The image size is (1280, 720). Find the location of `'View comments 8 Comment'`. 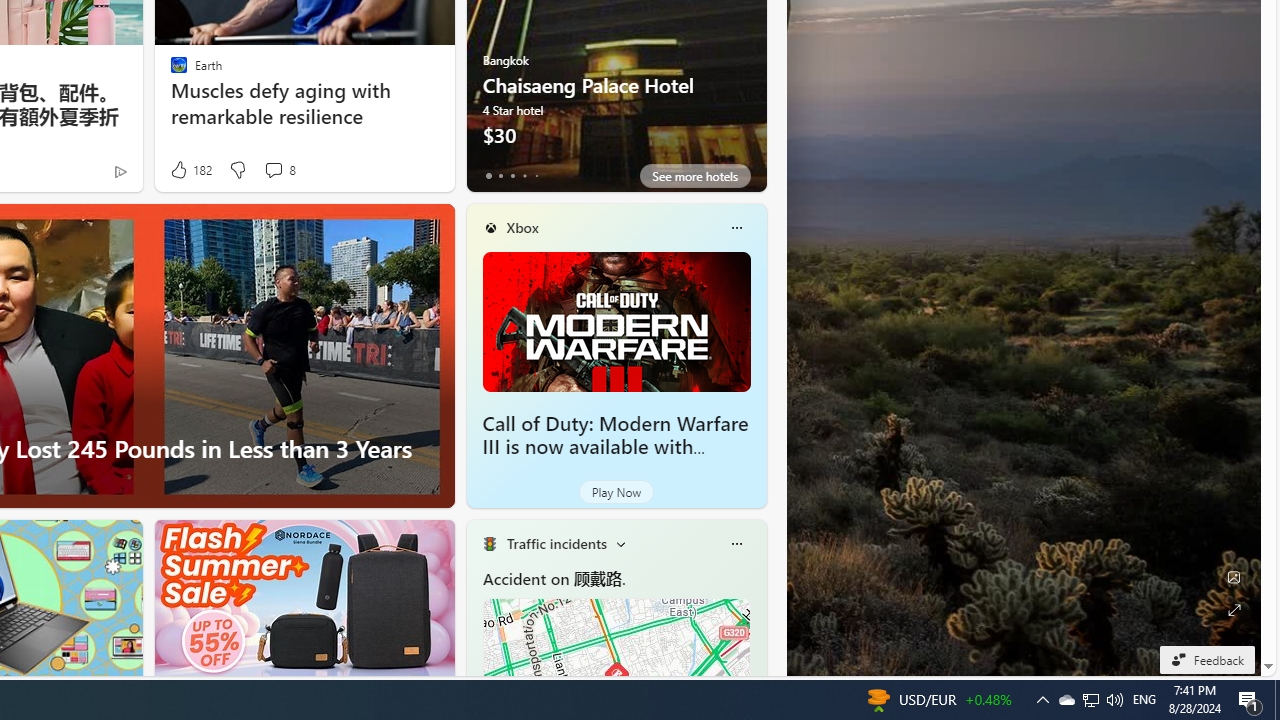

'View comments 8 Comment' is located at coordinates (272, 168).